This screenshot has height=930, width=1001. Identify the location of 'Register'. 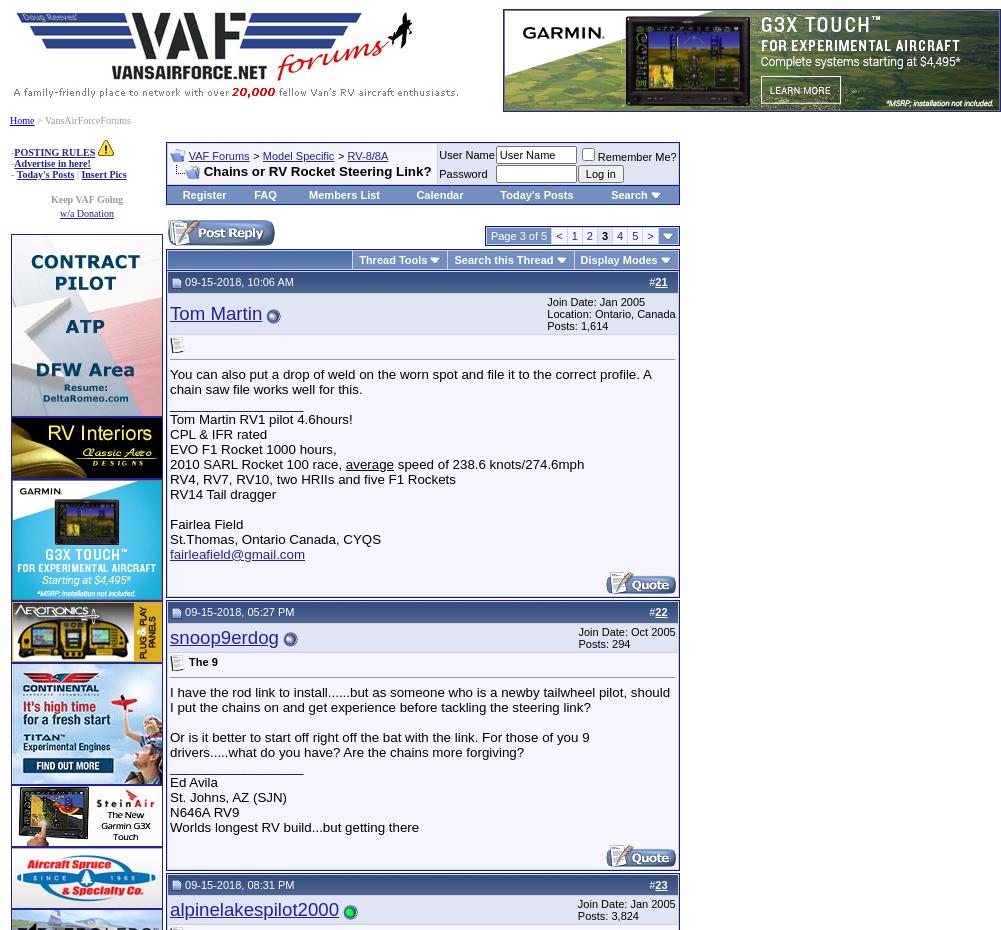
(204, 194).